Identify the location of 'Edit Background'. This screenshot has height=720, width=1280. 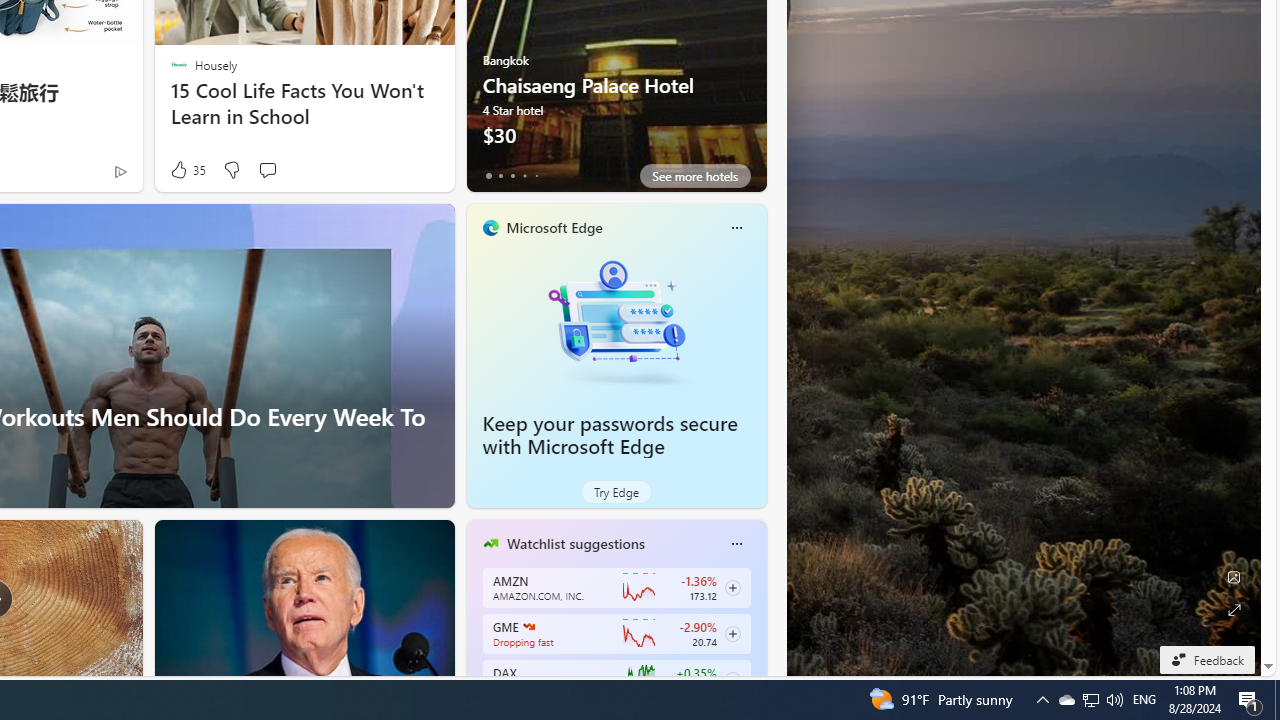
(1232, 577).